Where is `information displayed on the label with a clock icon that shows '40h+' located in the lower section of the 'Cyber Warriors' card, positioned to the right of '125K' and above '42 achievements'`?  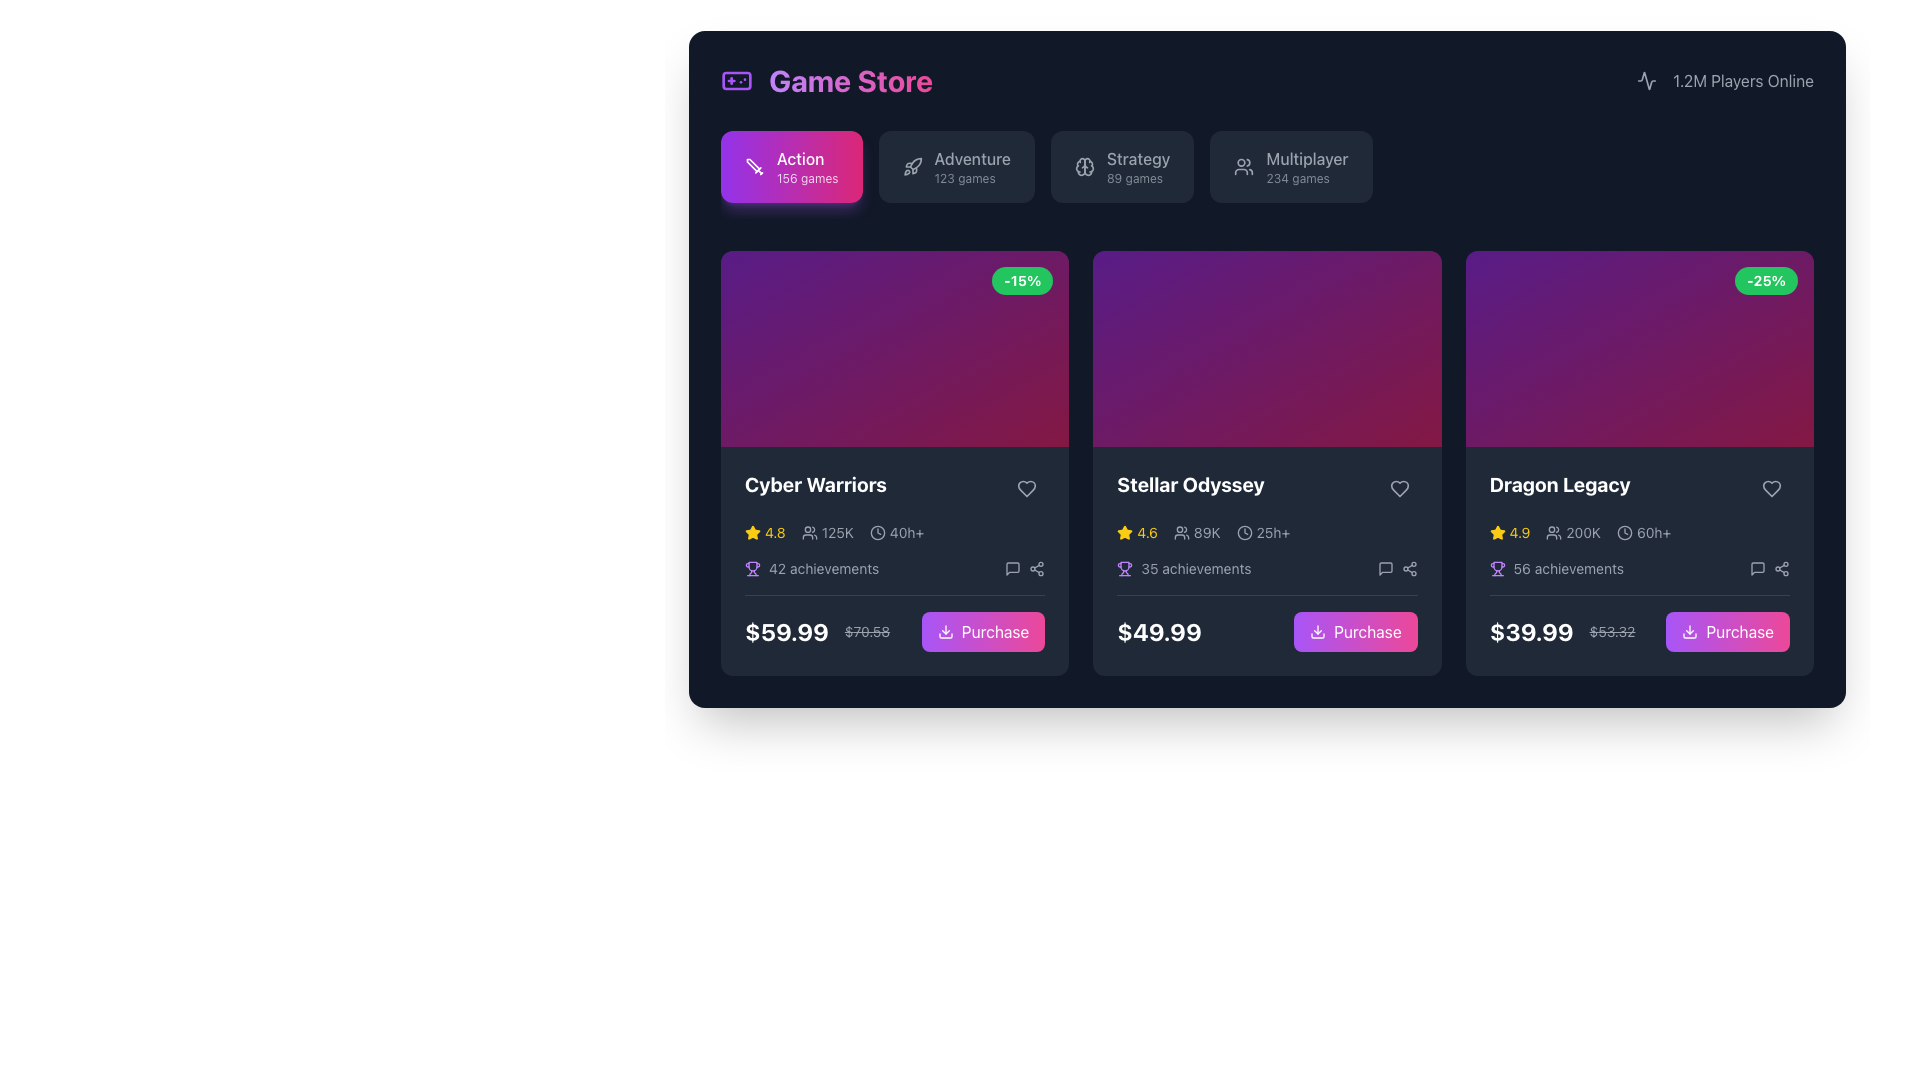
information displayed on the label with a clock icon that shows '40h+' located in the lower section of the 'Cyber Warriors' card, positioned to the right of '125K' and above '42 achievements' is located at coordinates (896, 531).